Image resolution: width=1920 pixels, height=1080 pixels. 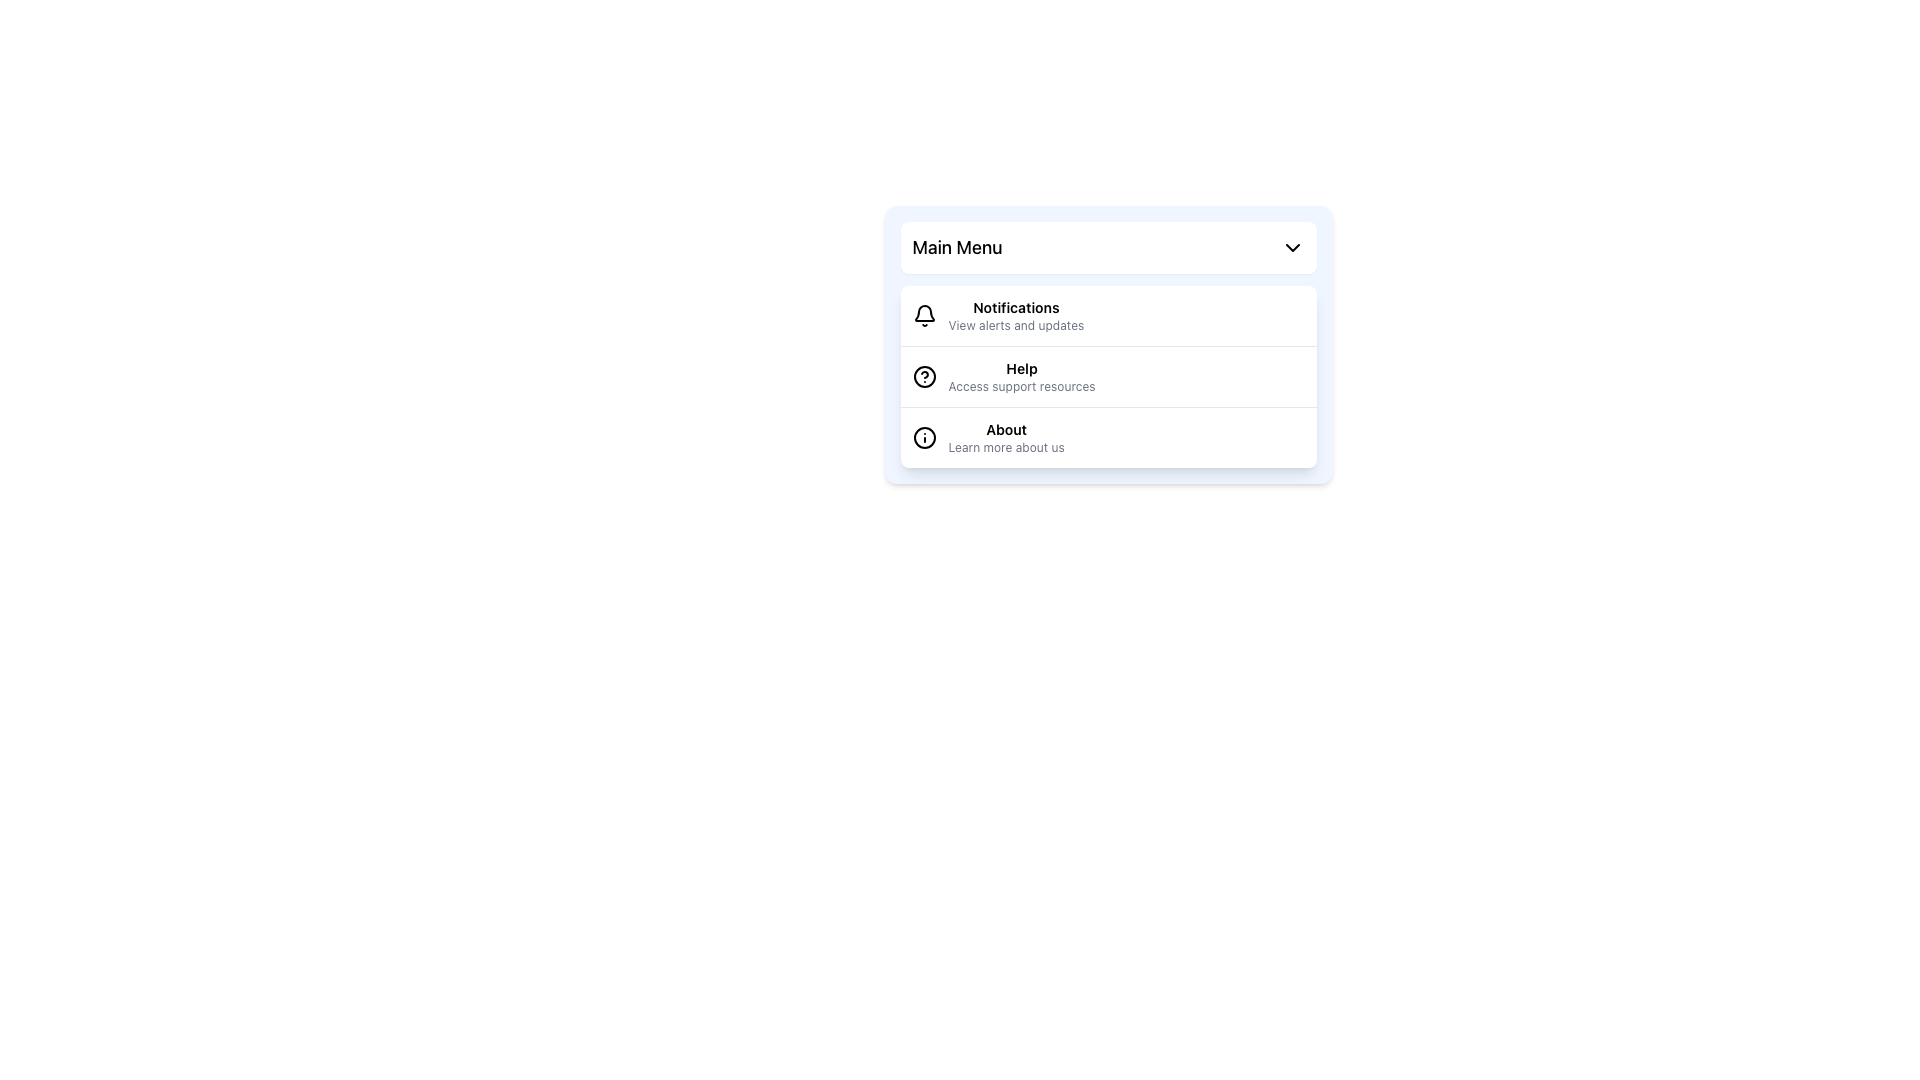 What do you see at coordinates (1016, 308) in the screenshot?
I see `text label displaying 'Notifications' located at the top of the first menu item under 'Main Menu'` at bounding box center [1016, 308].